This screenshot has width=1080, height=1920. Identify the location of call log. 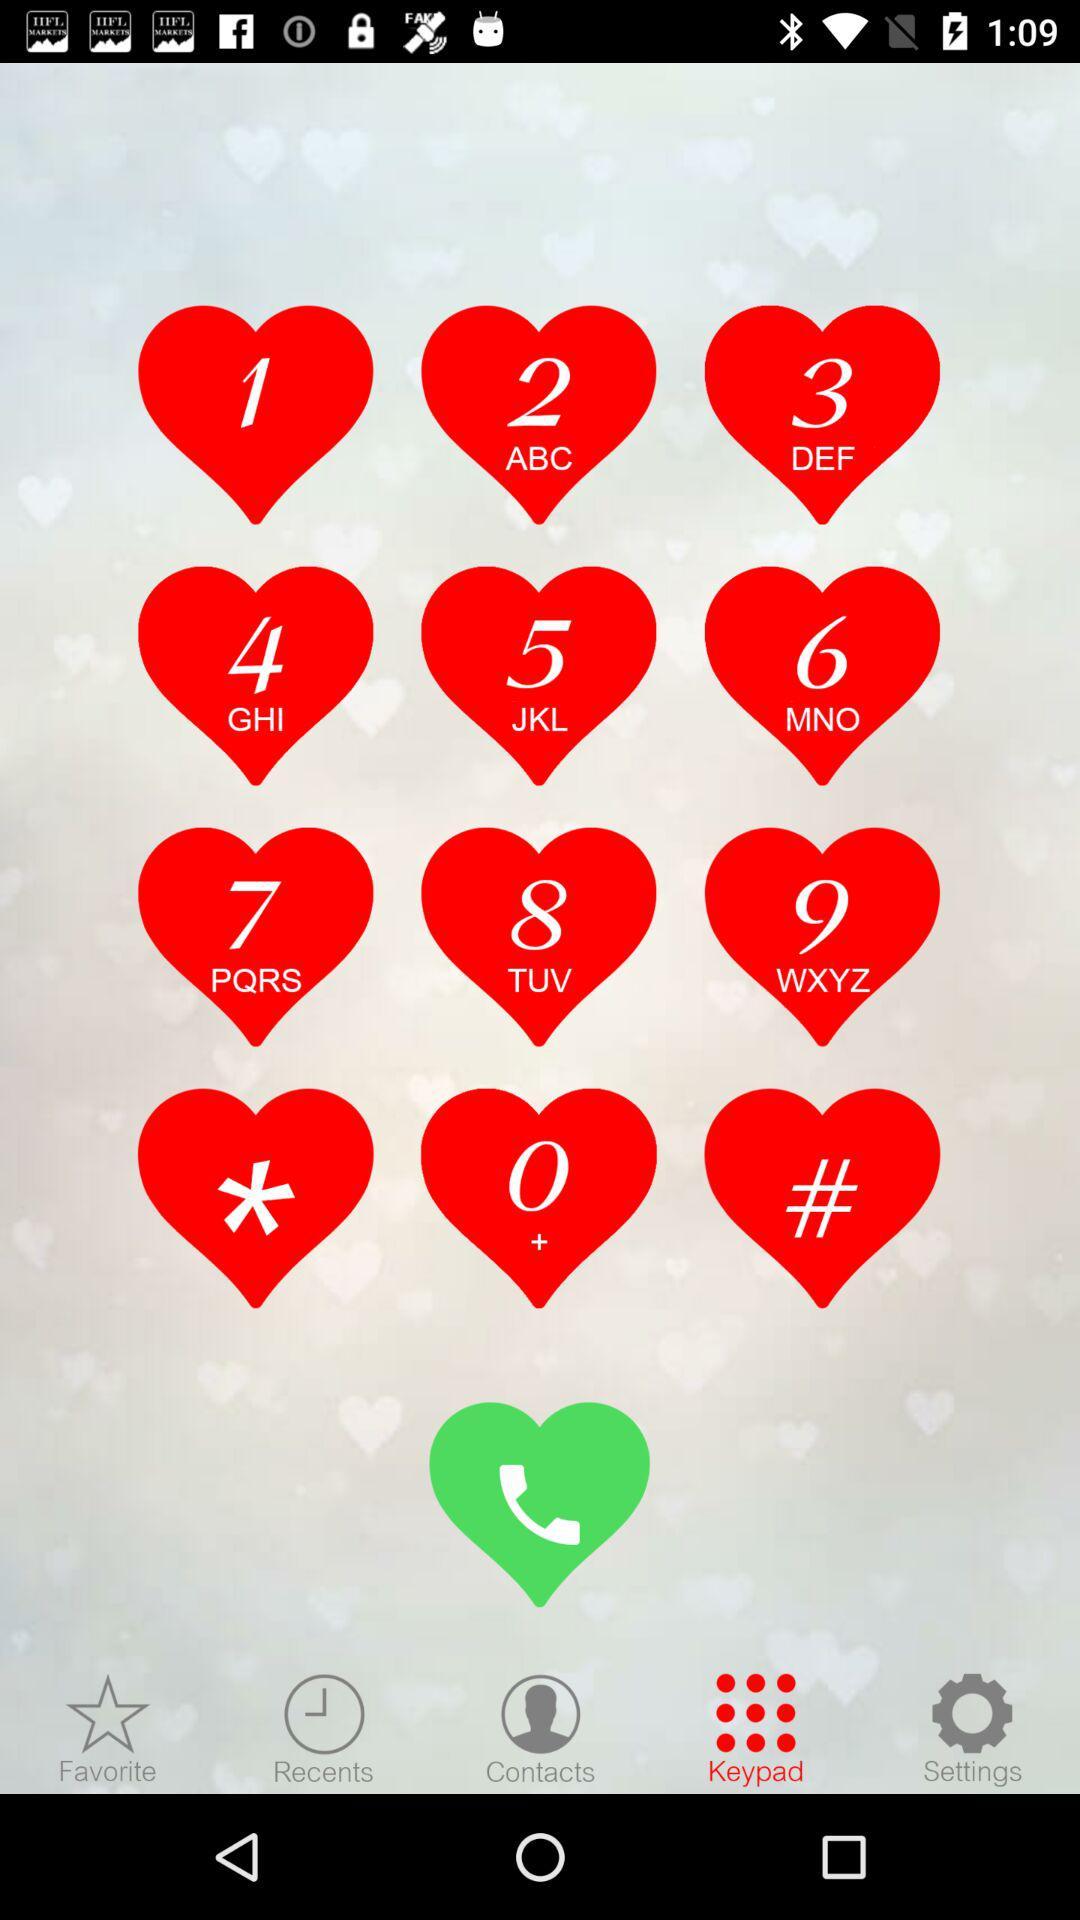
(538, 1198).